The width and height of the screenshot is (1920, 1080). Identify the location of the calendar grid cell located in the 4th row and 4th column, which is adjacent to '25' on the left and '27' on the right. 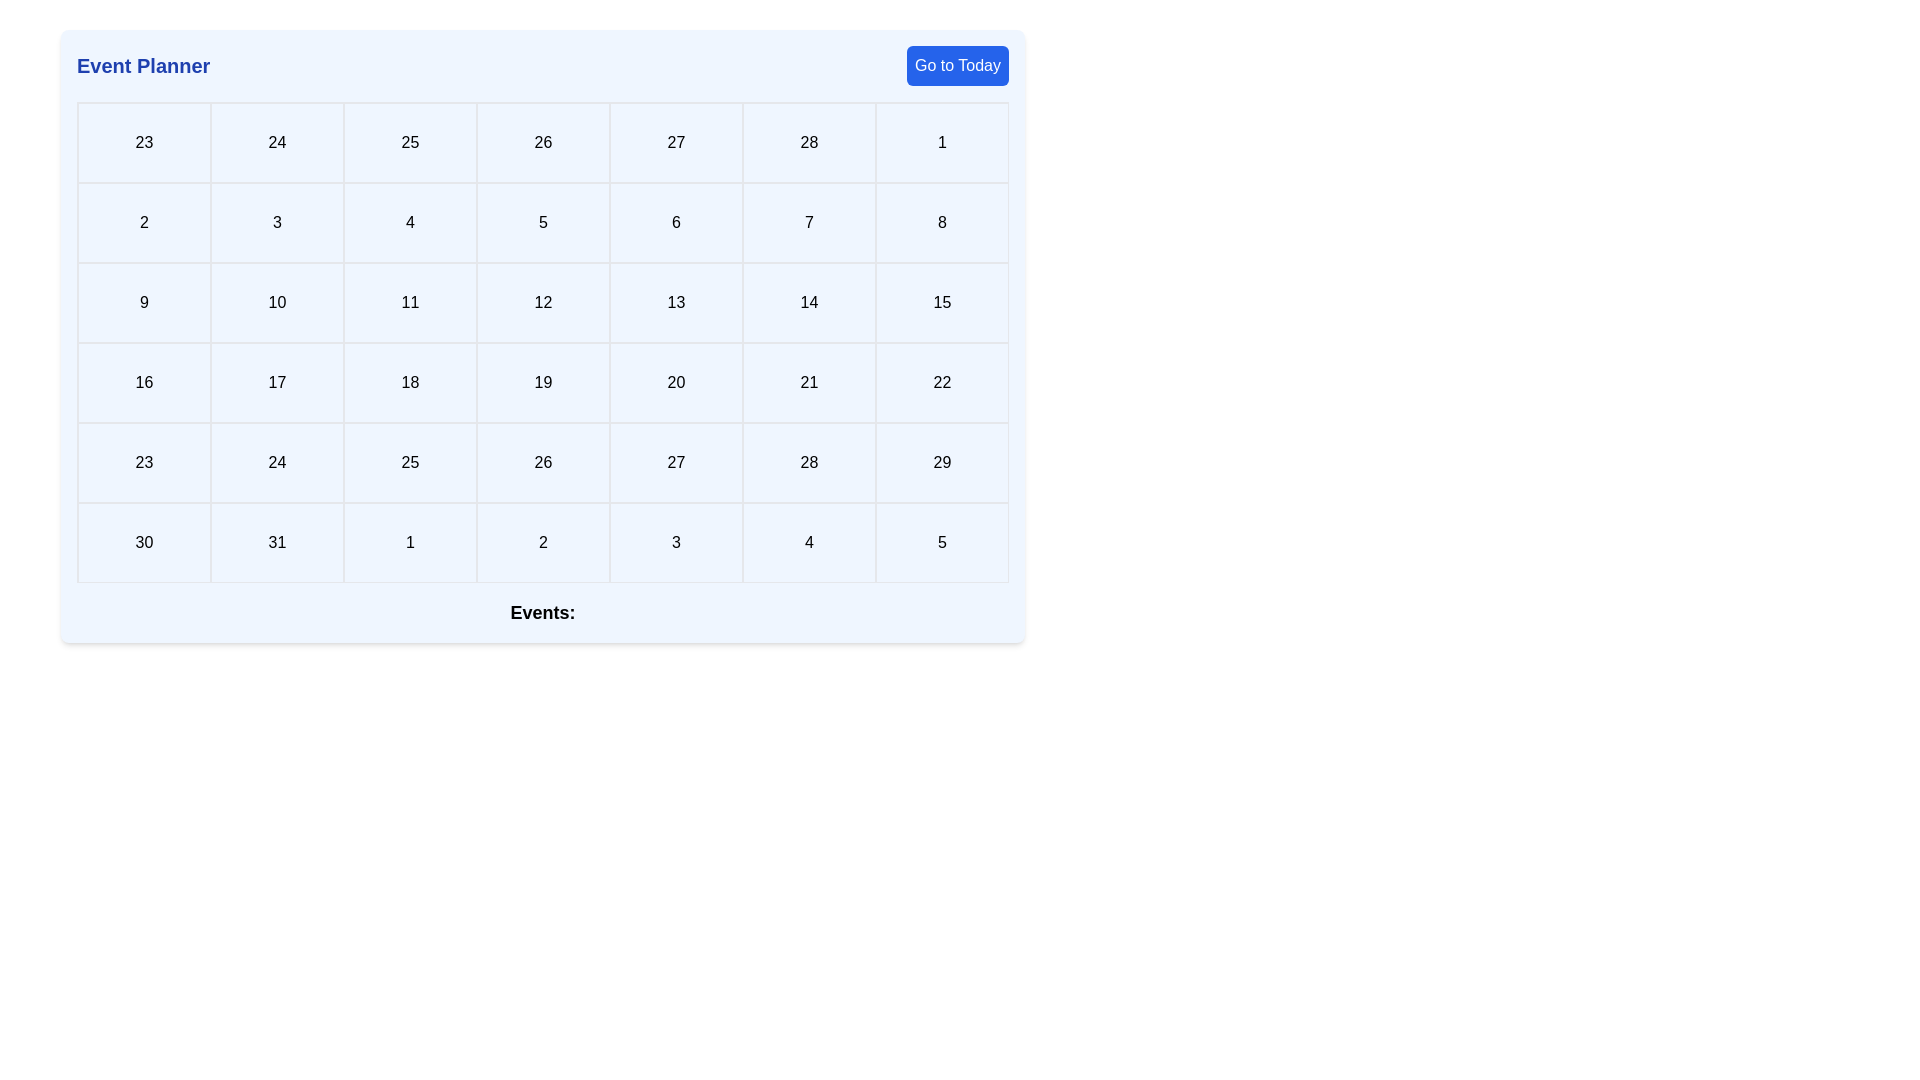
(543, 462).